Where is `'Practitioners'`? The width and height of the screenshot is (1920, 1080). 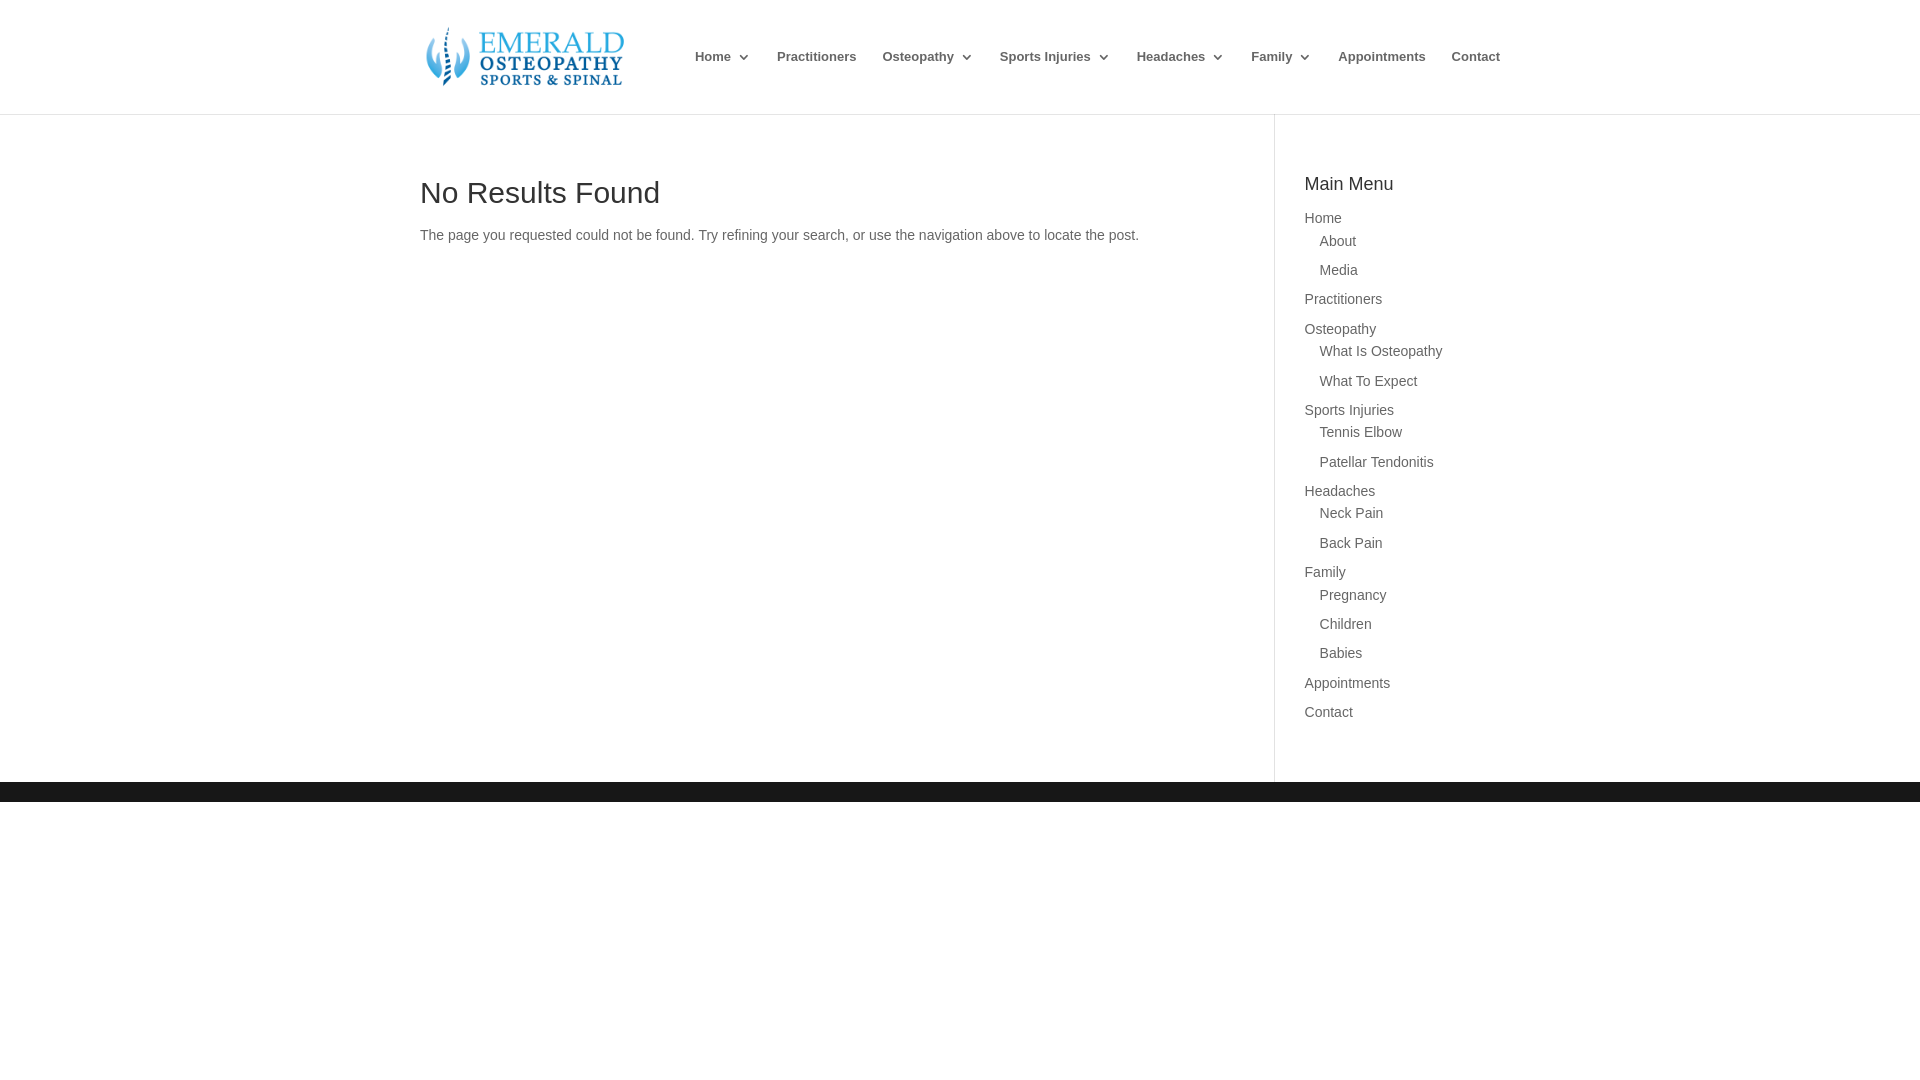 'Practitioners' is located at coordinates (1305, 299).